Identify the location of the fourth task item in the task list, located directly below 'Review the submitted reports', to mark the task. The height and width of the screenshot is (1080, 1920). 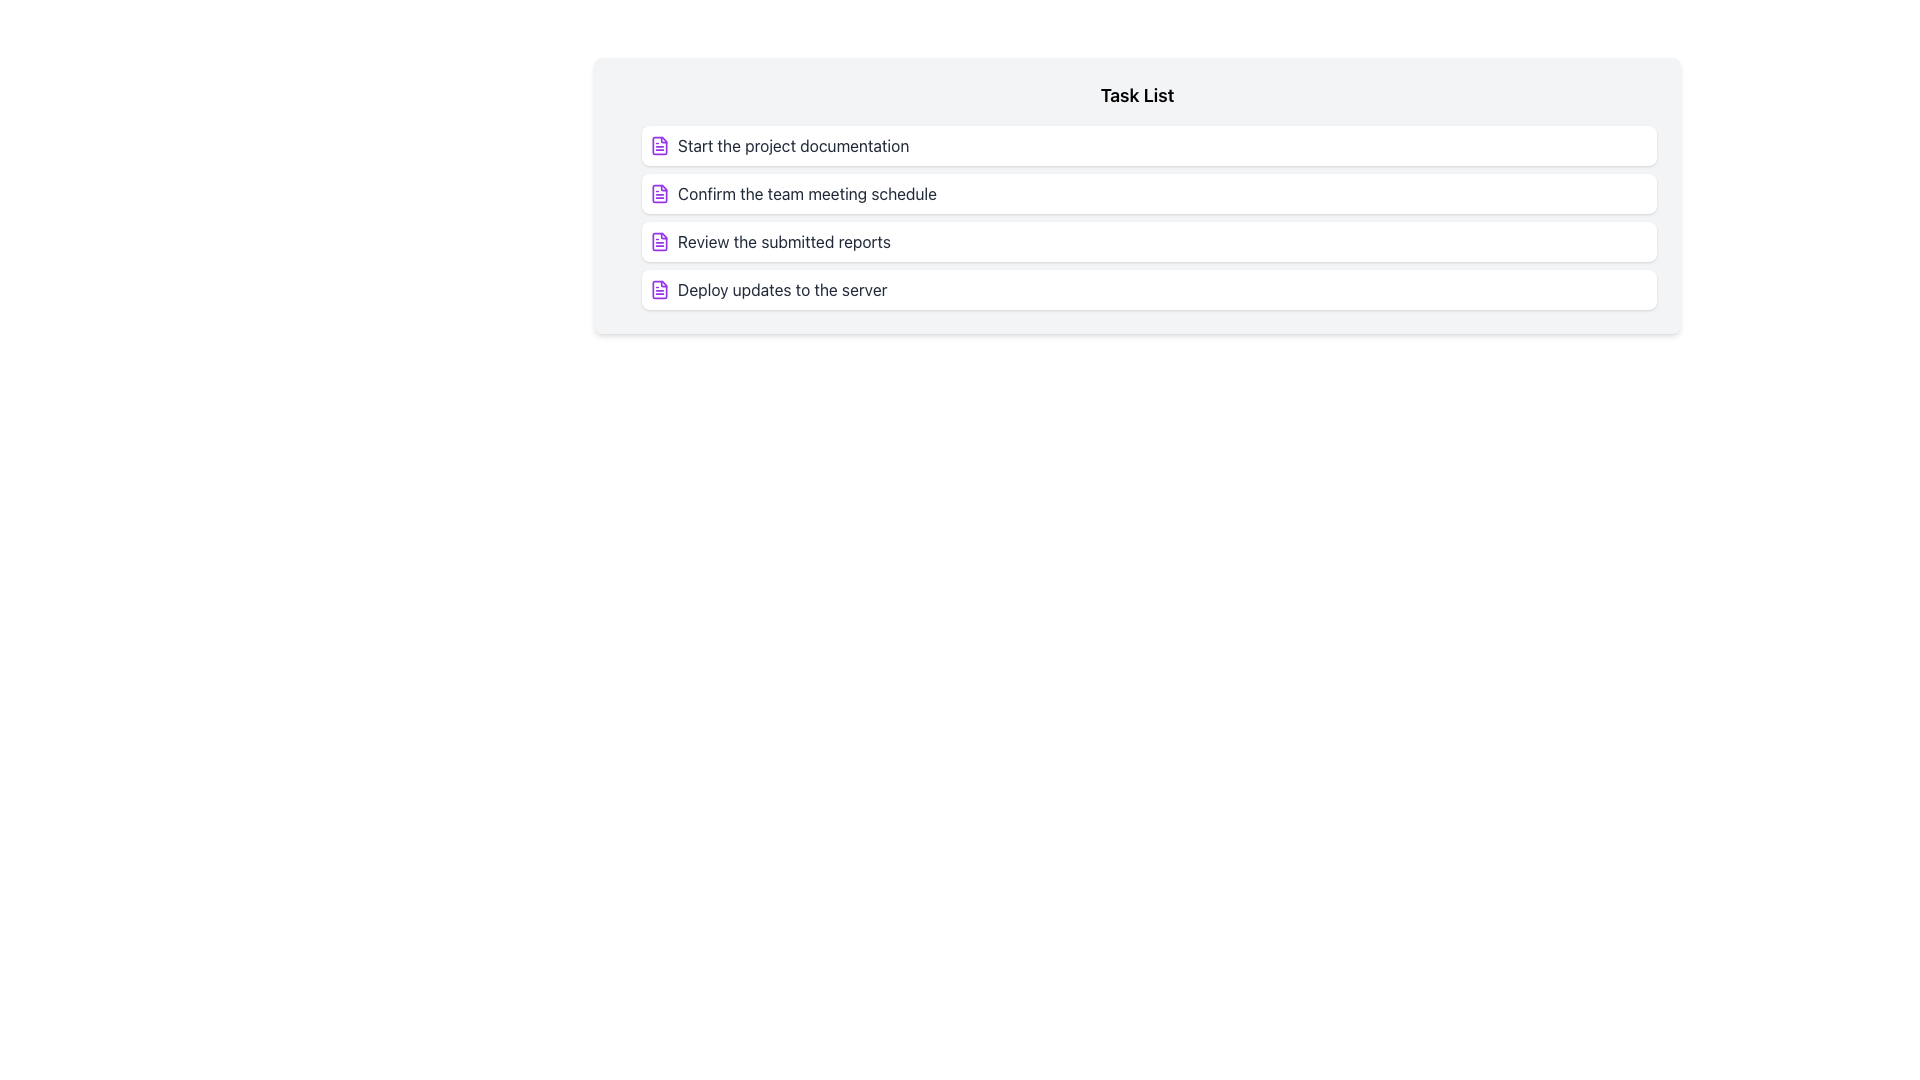
(1149, 289).